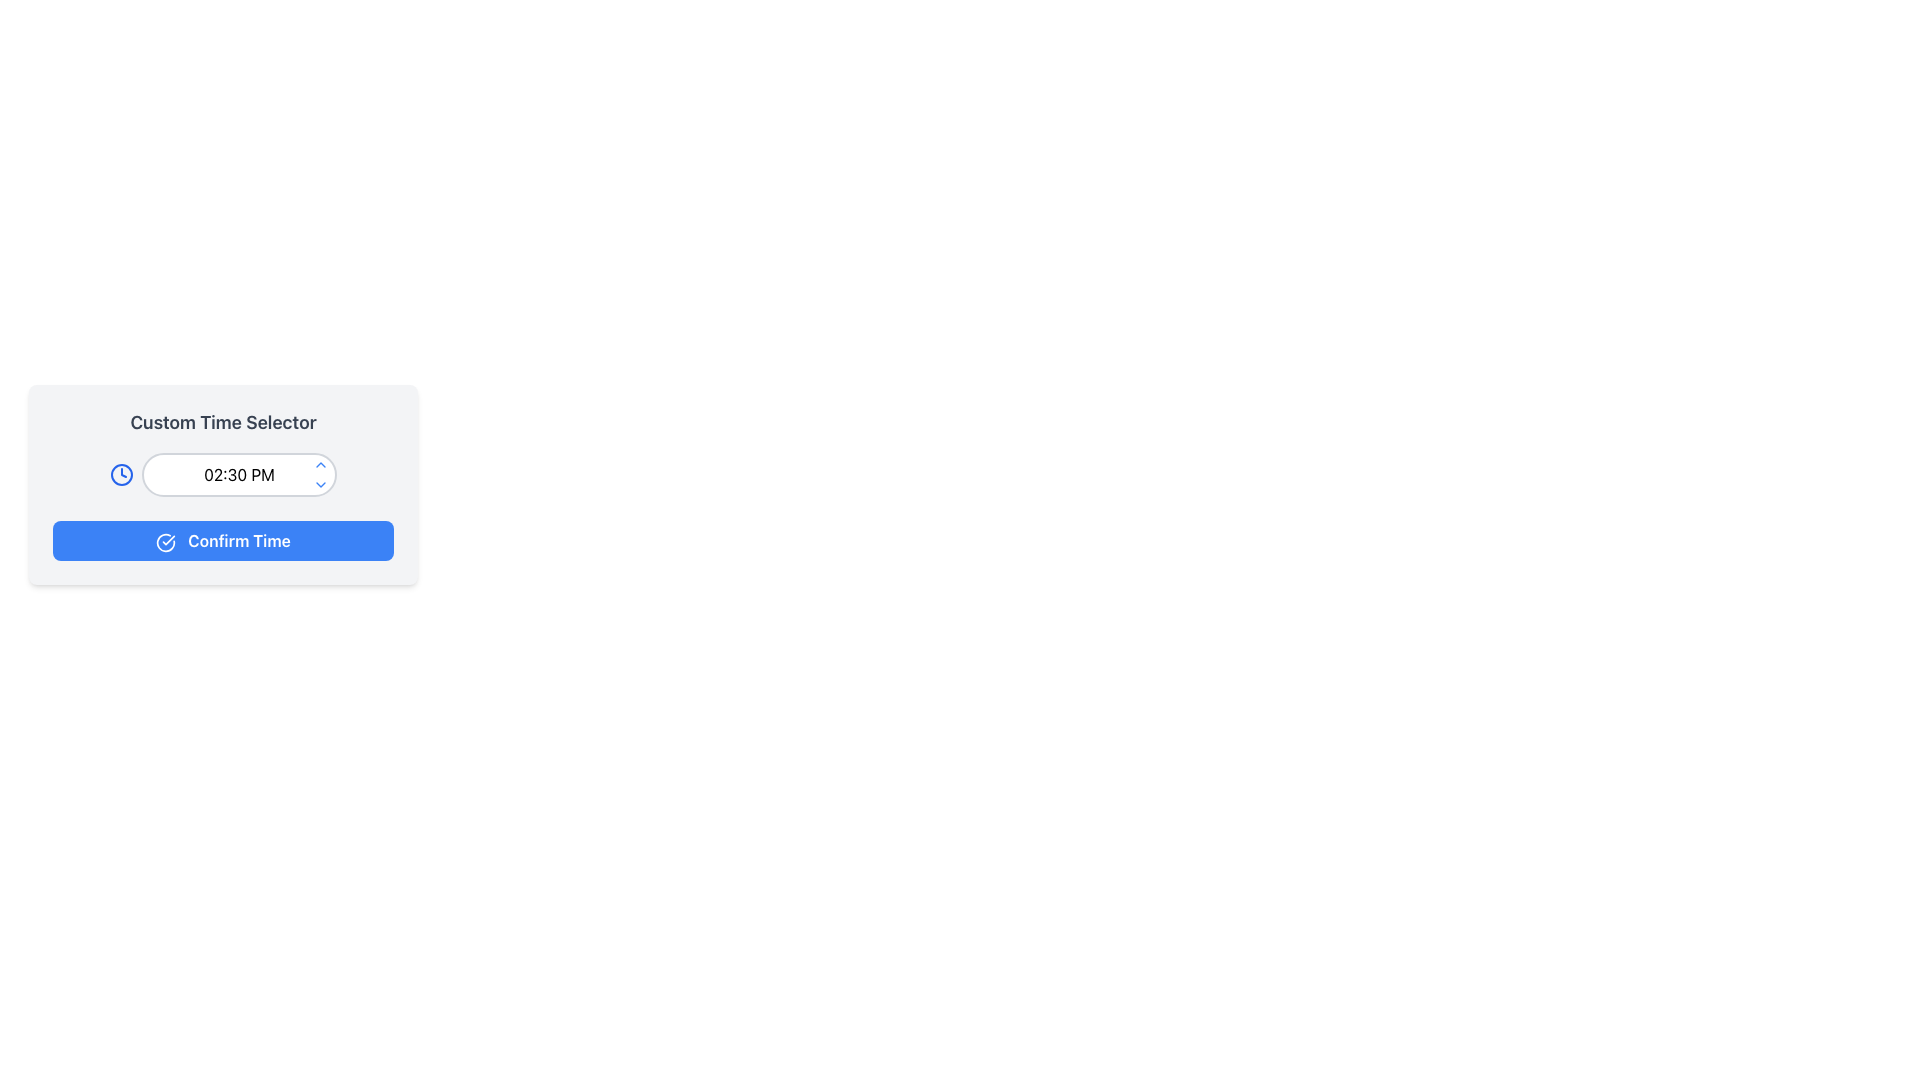  Describe the element at coordinates (223, 546) in the screenshot. I see `the 'Confirm Time' button located at the bottom of the custom time selector panel, which includes a heading and a time input field` at that location.